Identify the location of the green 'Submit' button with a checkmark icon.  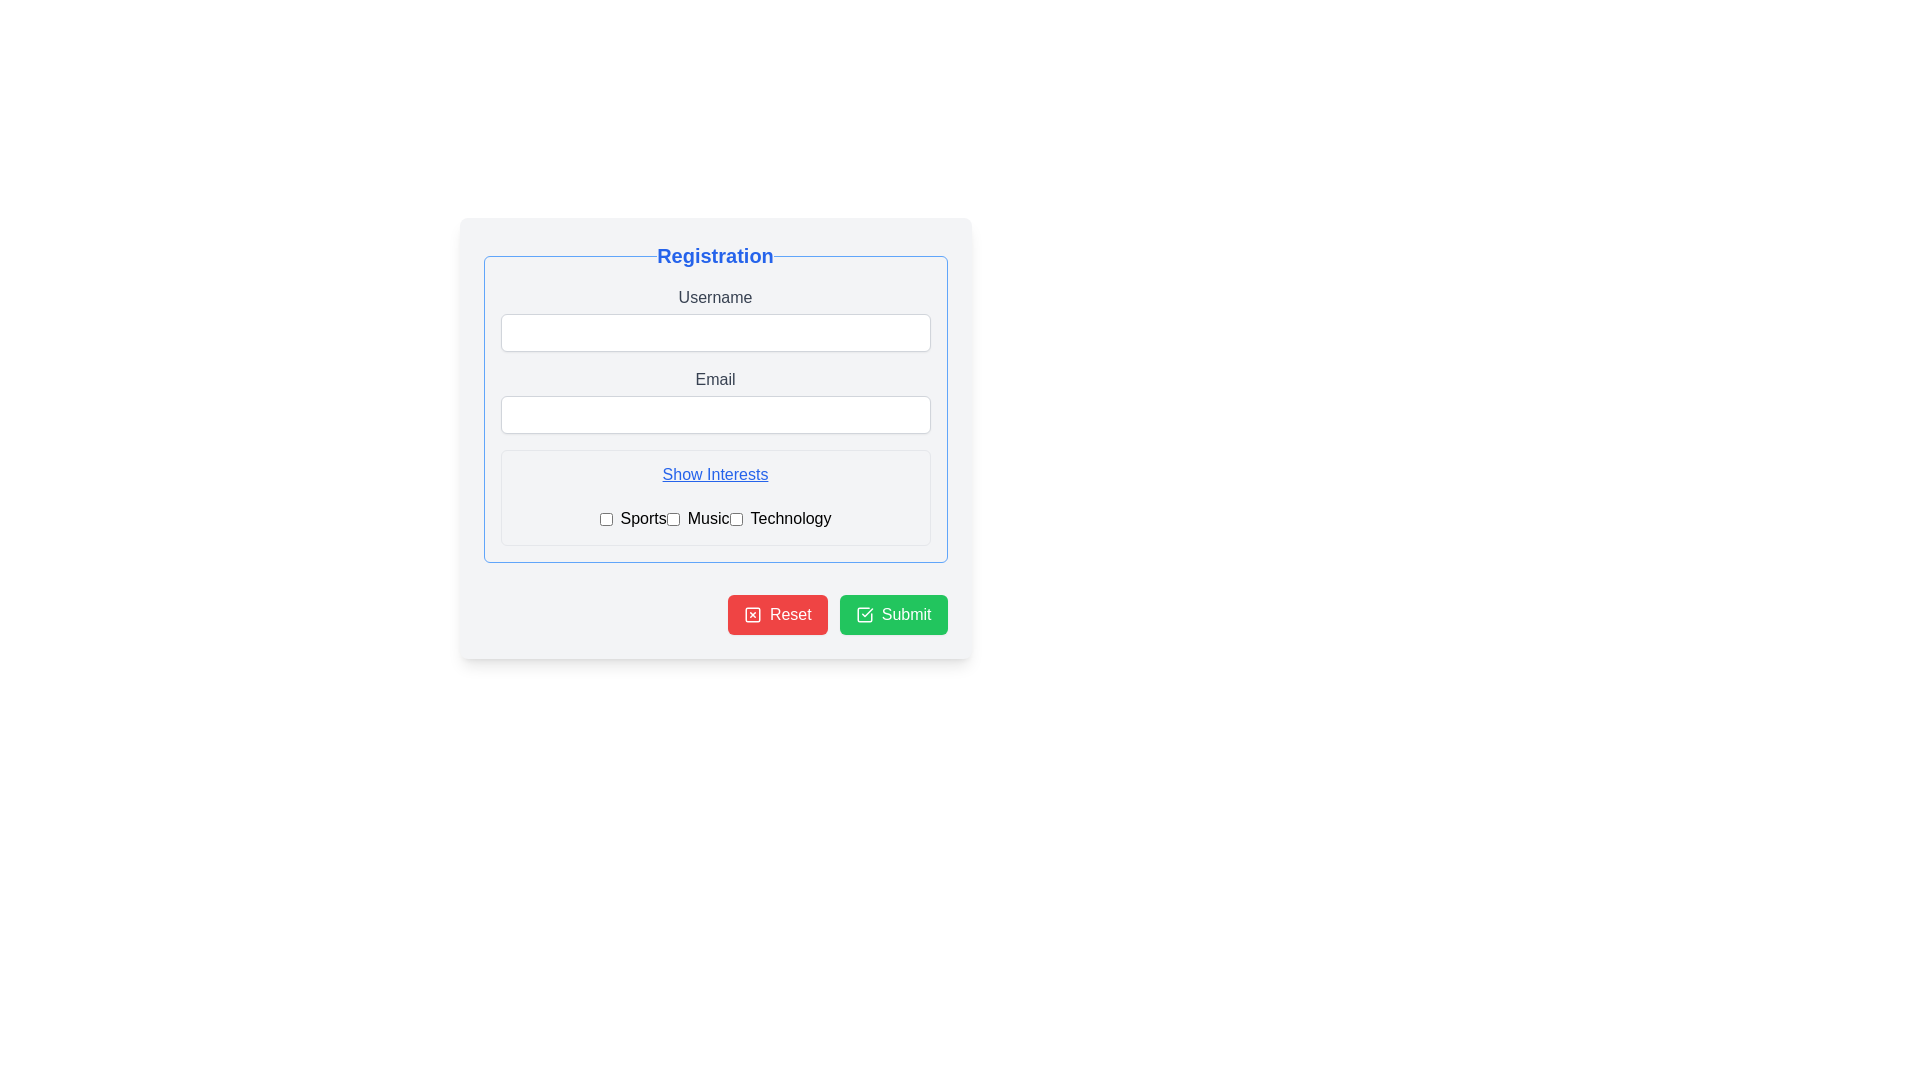
(892, 613).